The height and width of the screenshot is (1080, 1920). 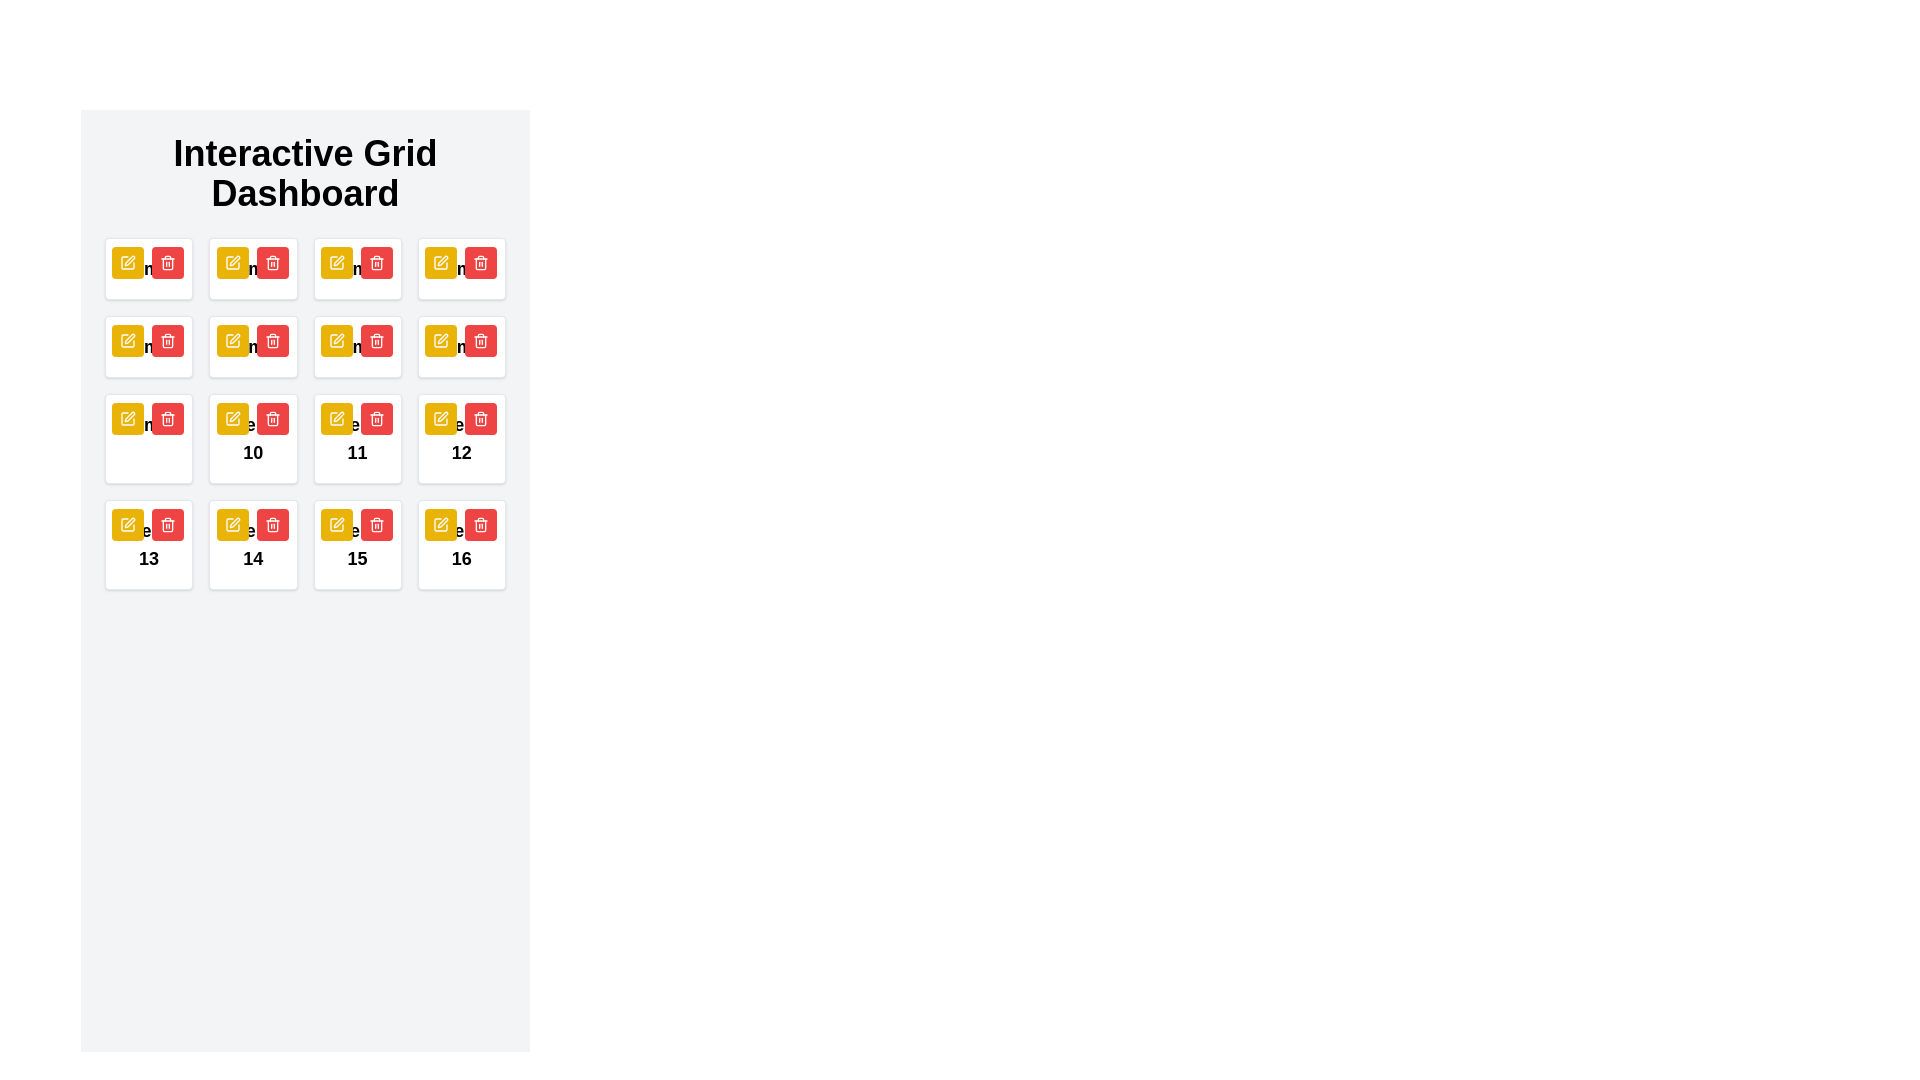 What do you see at coordinates (127, 339) in the screenshot?
I see `the edit icon located in the upper-left corner of the card titled '1' to initiate content modification` at bounding box center [127, 339].